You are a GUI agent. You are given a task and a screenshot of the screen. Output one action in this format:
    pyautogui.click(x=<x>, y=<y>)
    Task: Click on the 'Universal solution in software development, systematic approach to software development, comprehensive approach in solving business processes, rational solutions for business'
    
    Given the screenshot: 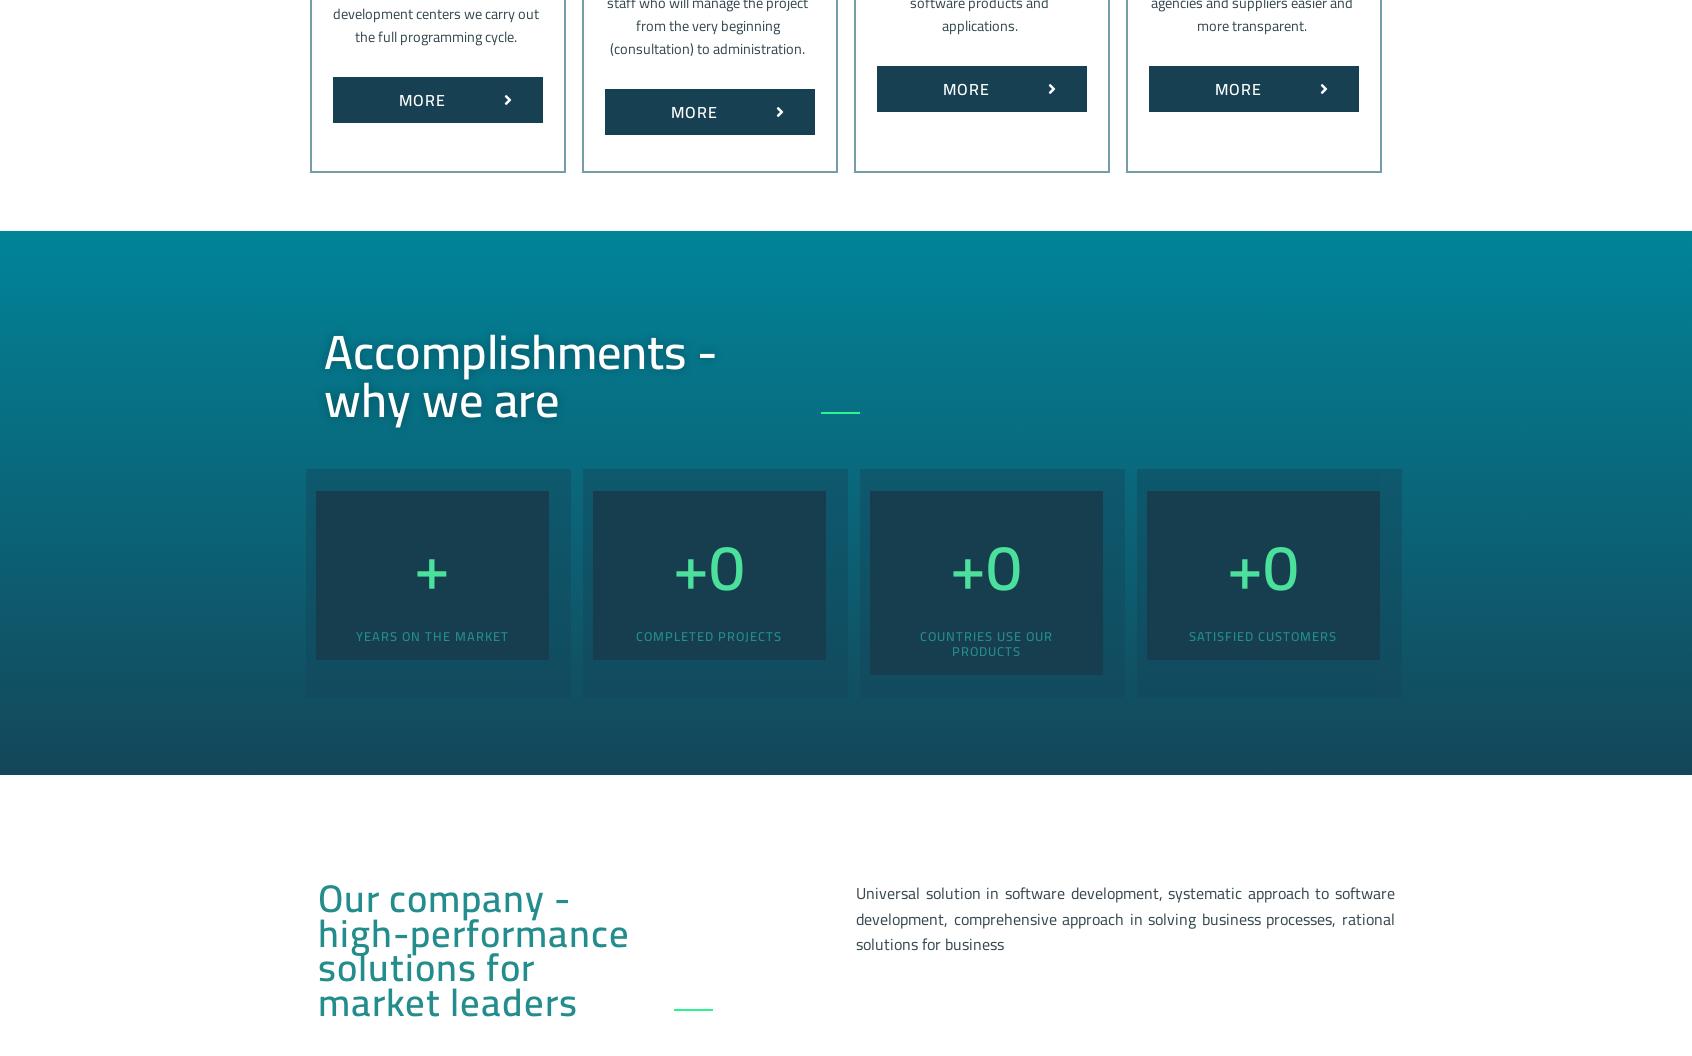 What is the action you would take?
    pyautogui.click(x=1125, y=917)
    